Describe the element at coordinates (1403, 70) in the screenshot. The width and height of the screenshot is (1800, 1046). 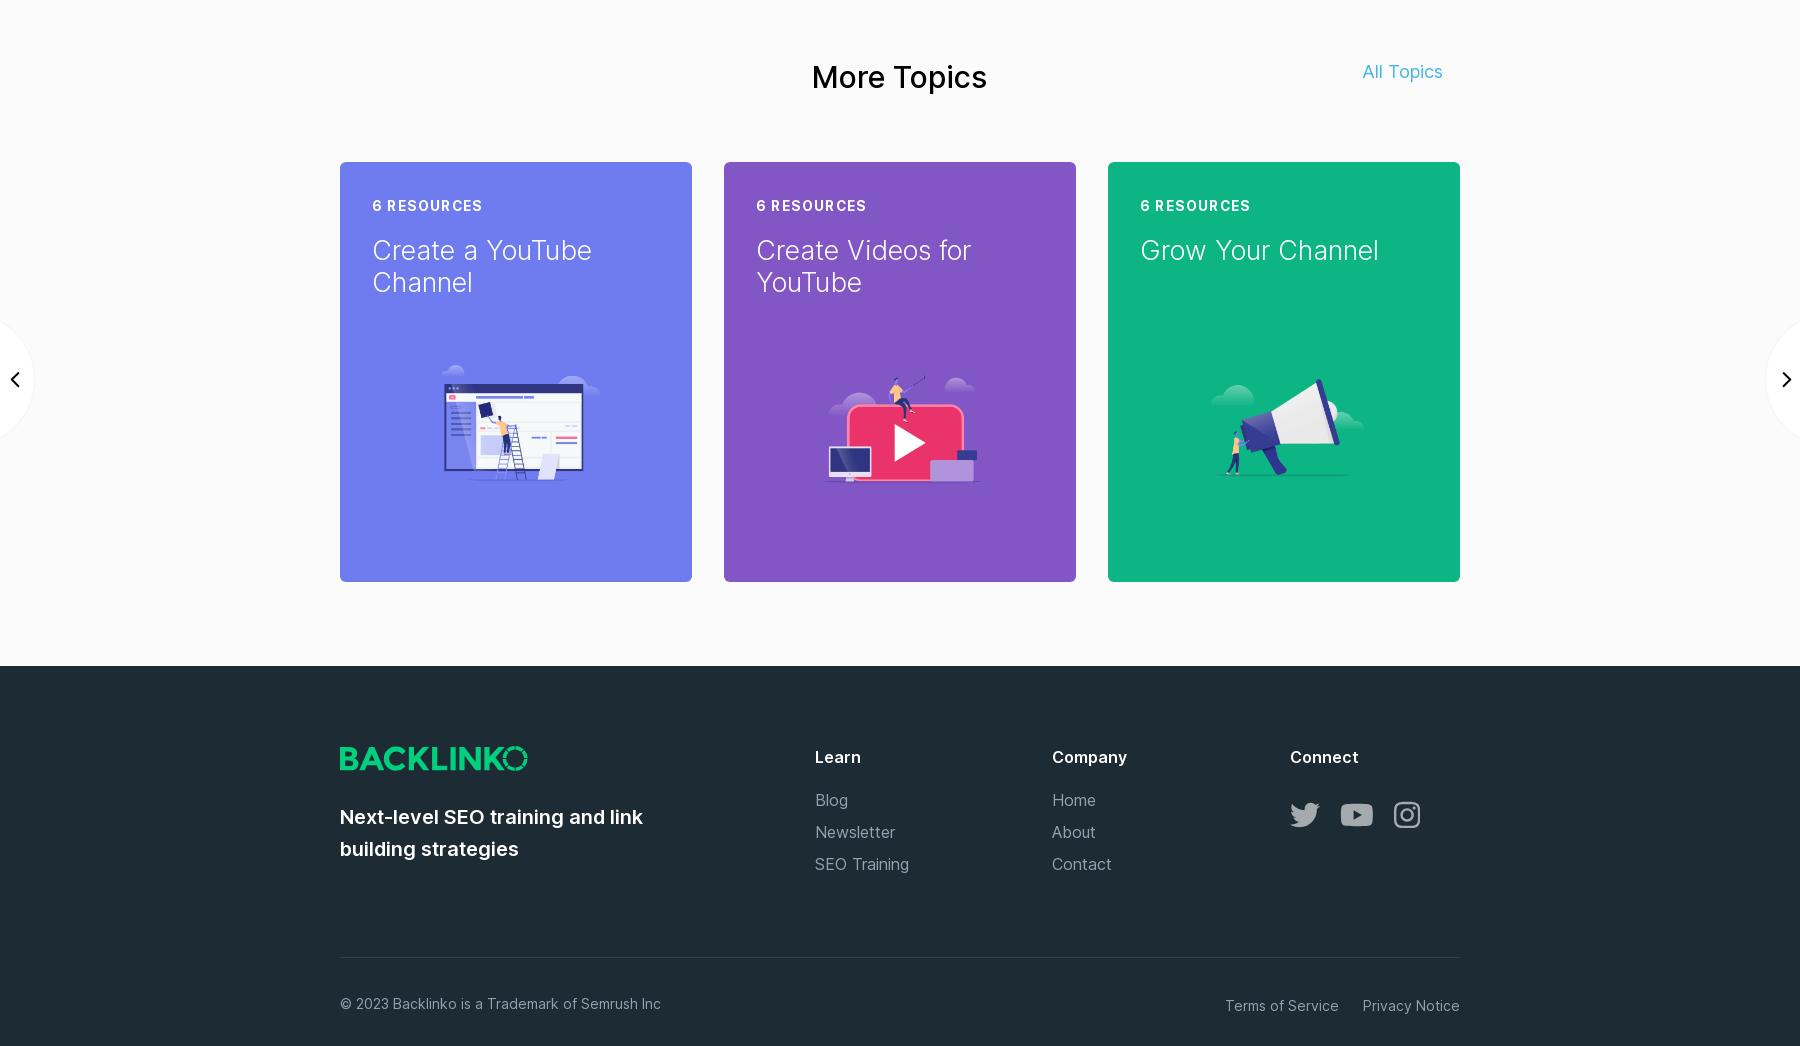
I see `'All Topics'` at that location.